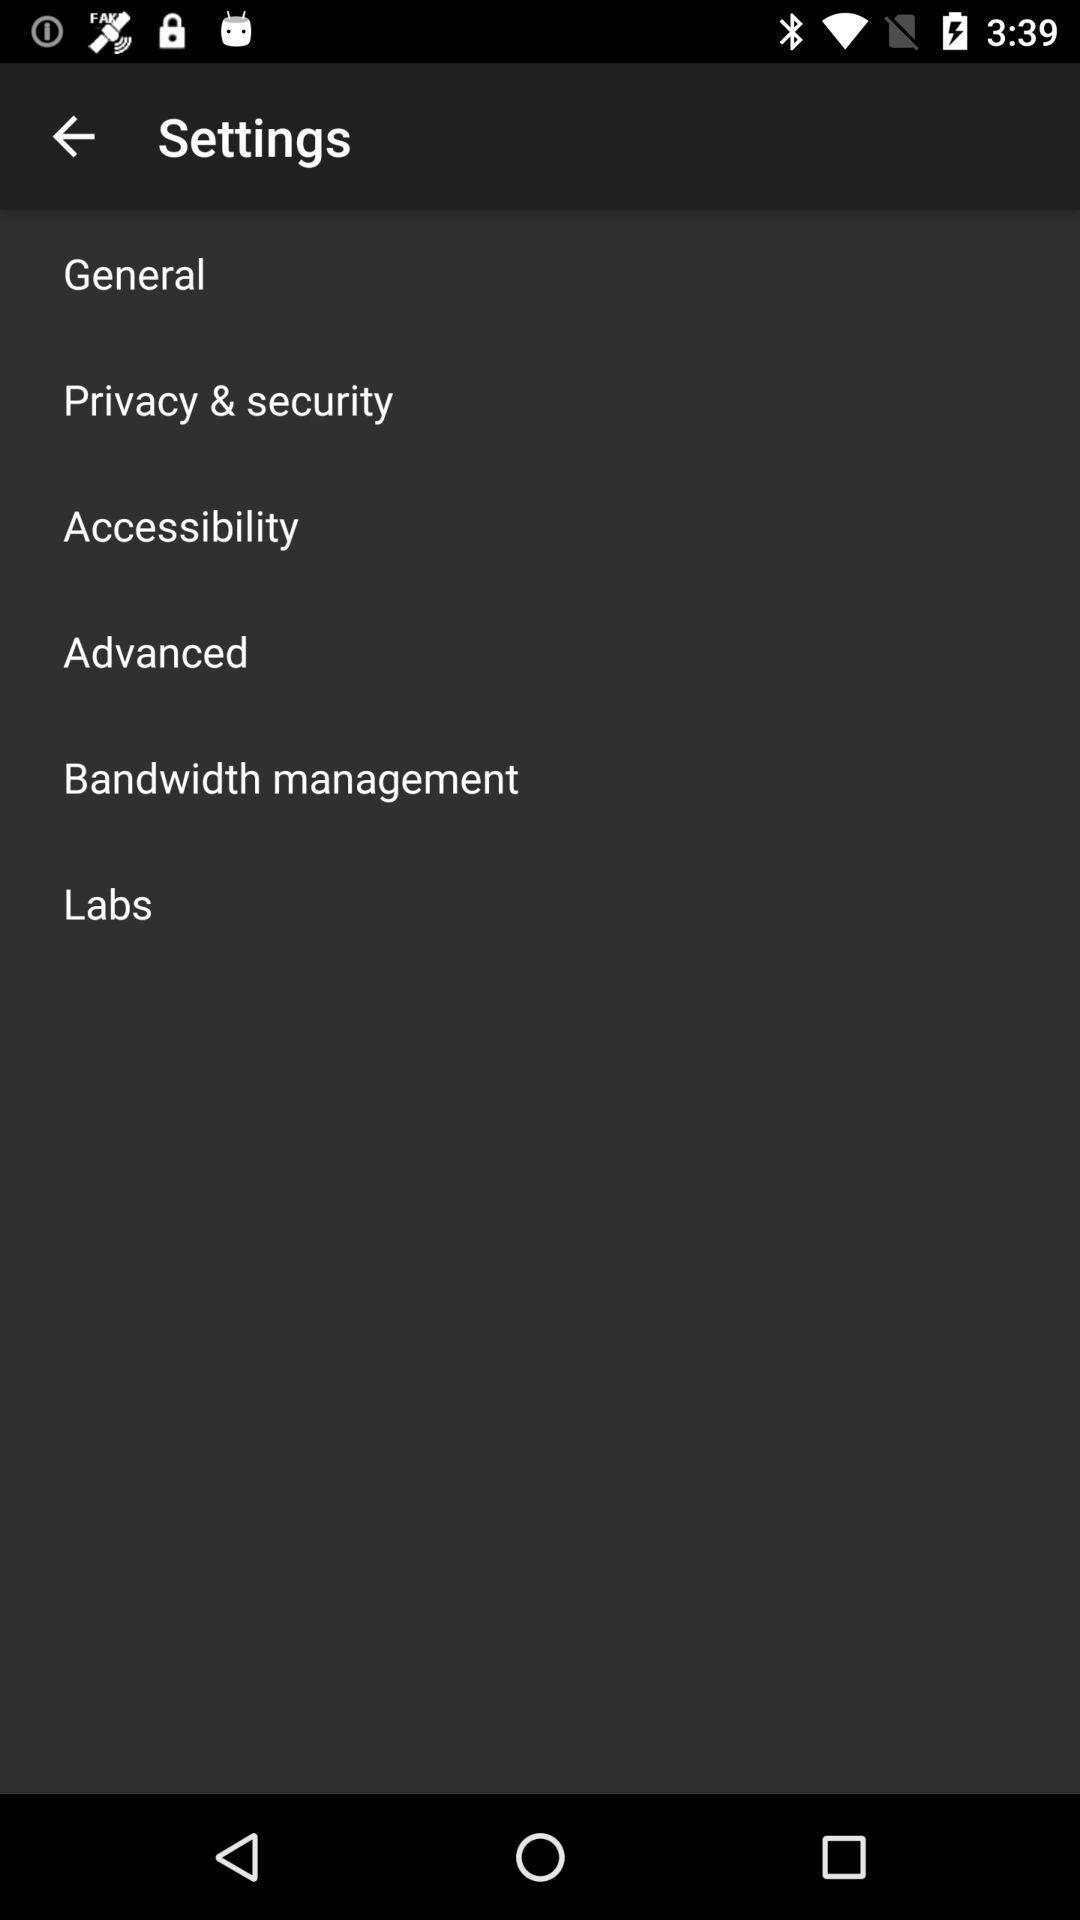 The height and width of the screenshot is (1920, 1080). Describe the element at coordinates (290, 776) in the screenshot. I see `bandwidth management app` at that location.